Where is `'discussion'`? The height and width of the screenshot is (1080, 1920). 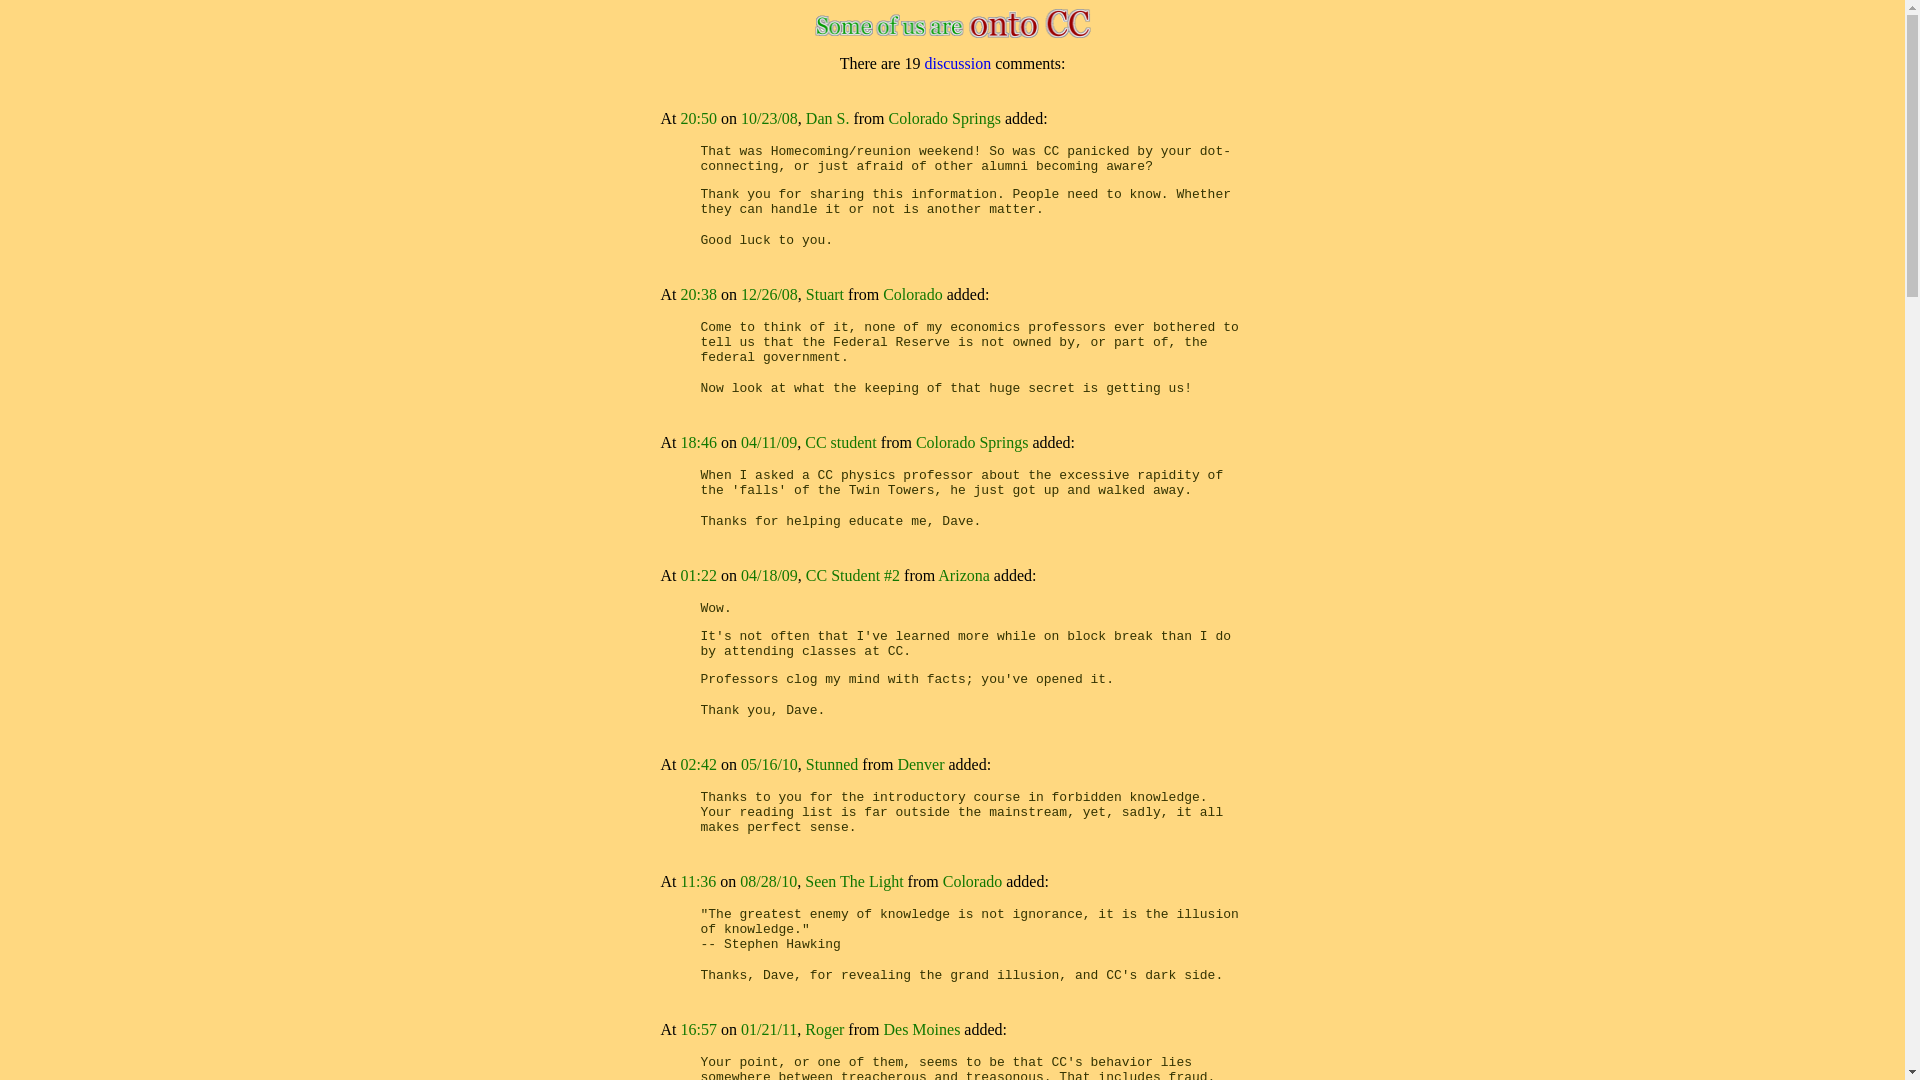 'discussion' is located at coordinates (956, 62).